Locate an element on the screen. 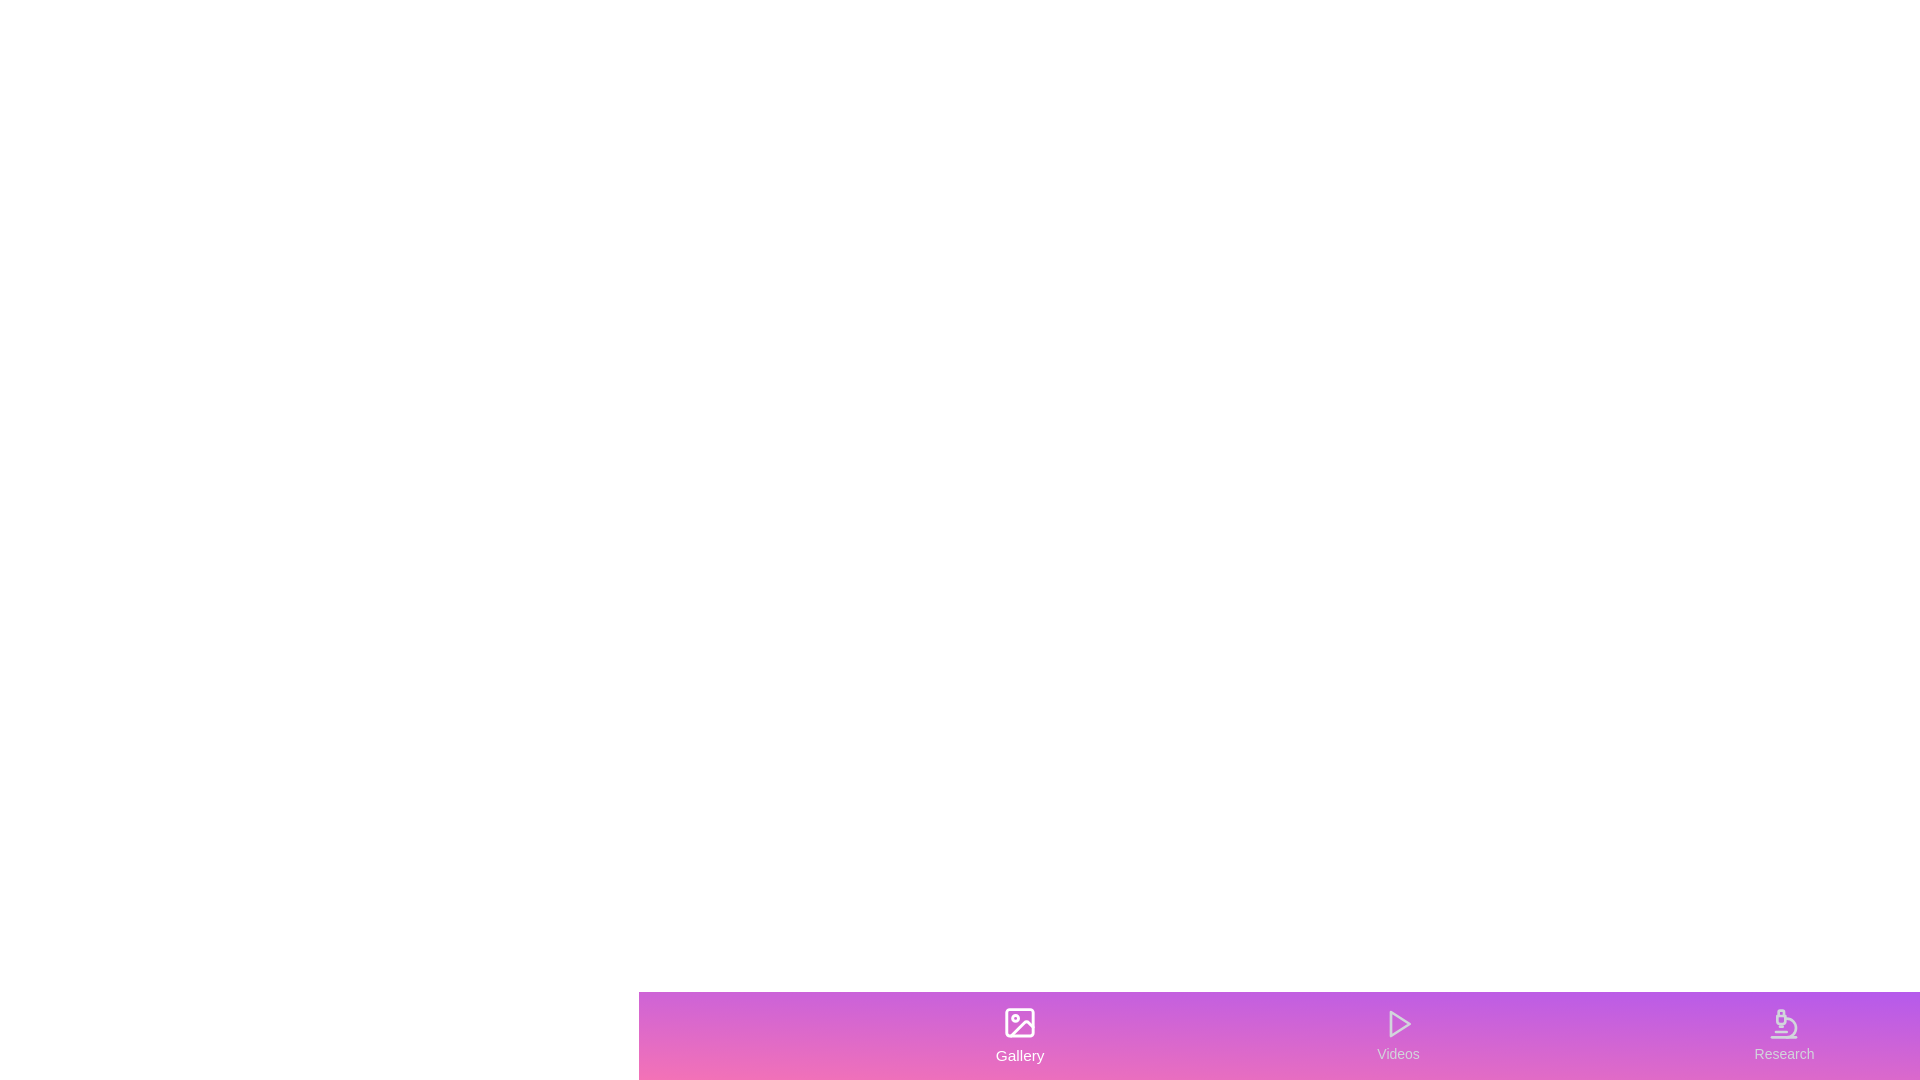 This screenshot has width=1920, height=1080. the tab labeled Videos to observe its hover effect is located at coordinates (1396, 1035).